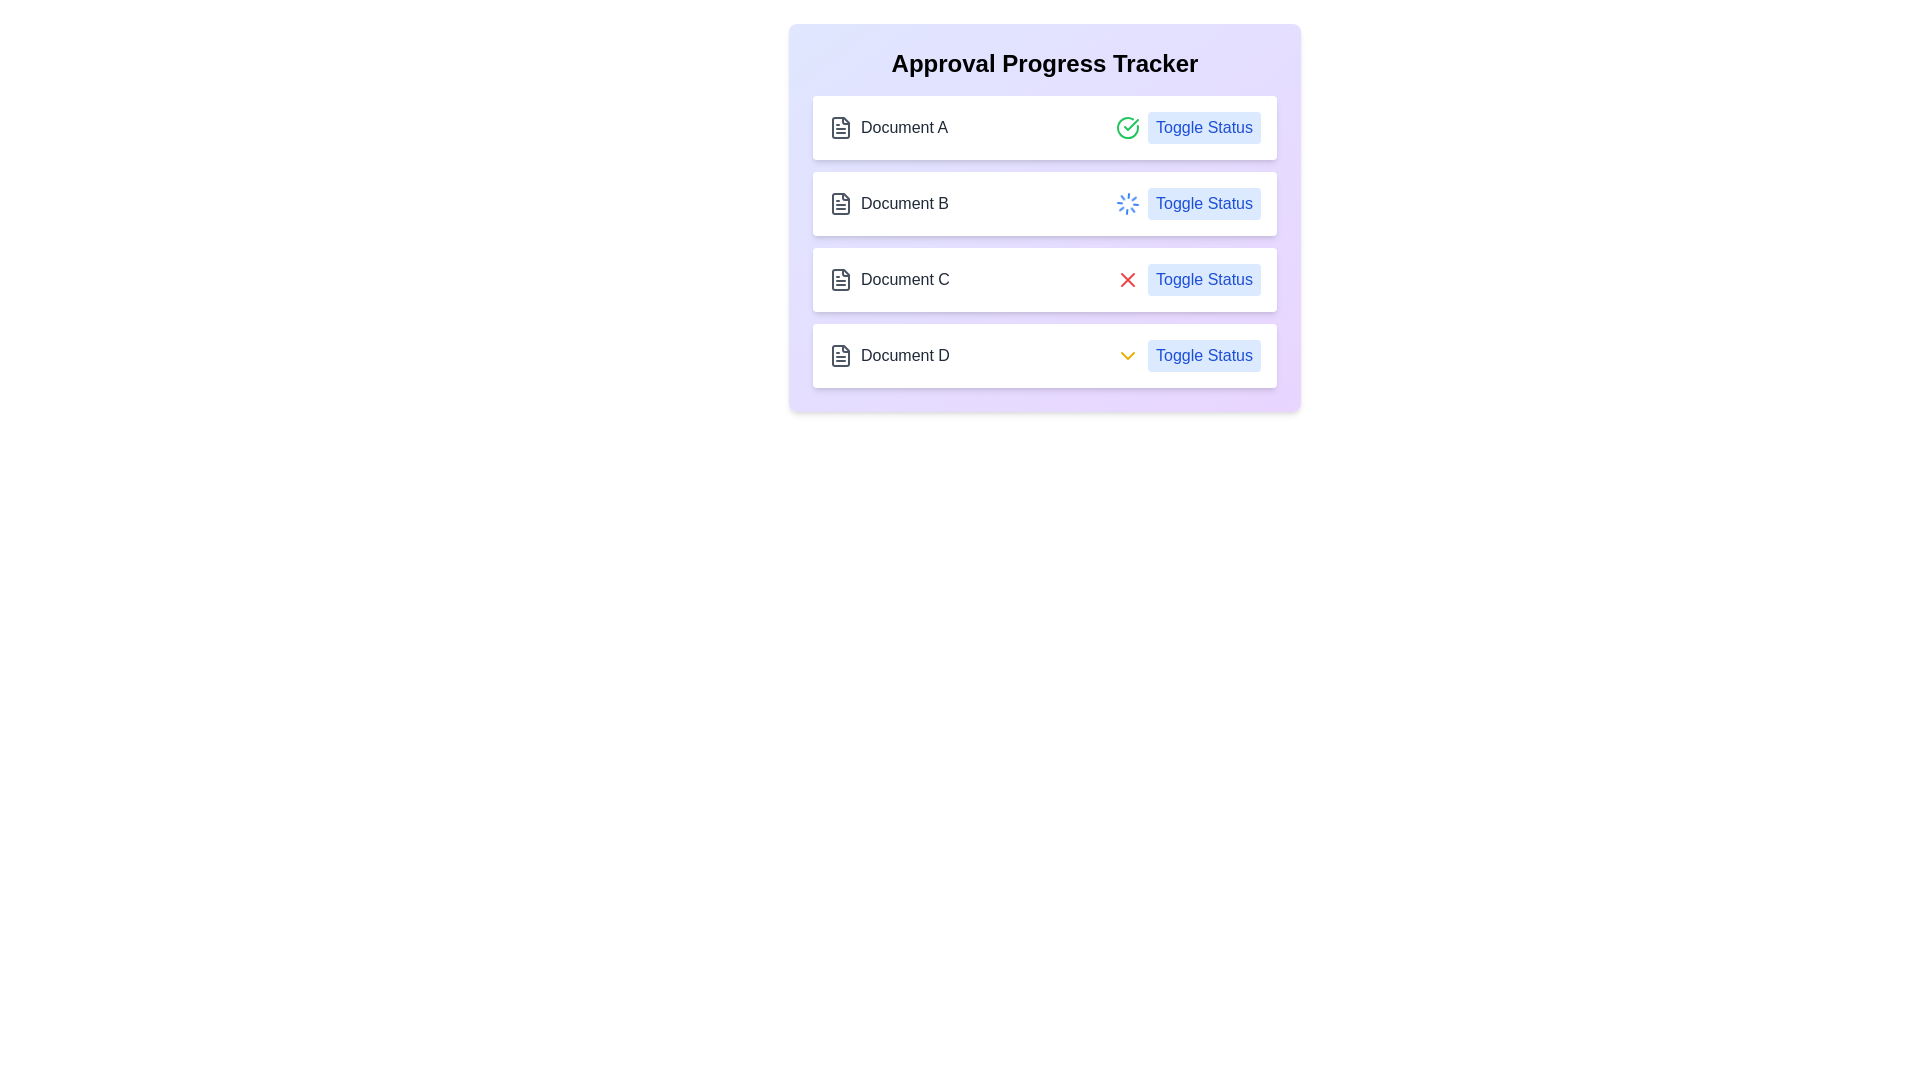  What do you see at coordinates (1203, 280) in the screenshot?
I see `the button in the third row of the 'Approval Progress Tracker' panel, located to the right of the 'Document C' label and the red 'X' icon` at bounding box center [1203, 280].